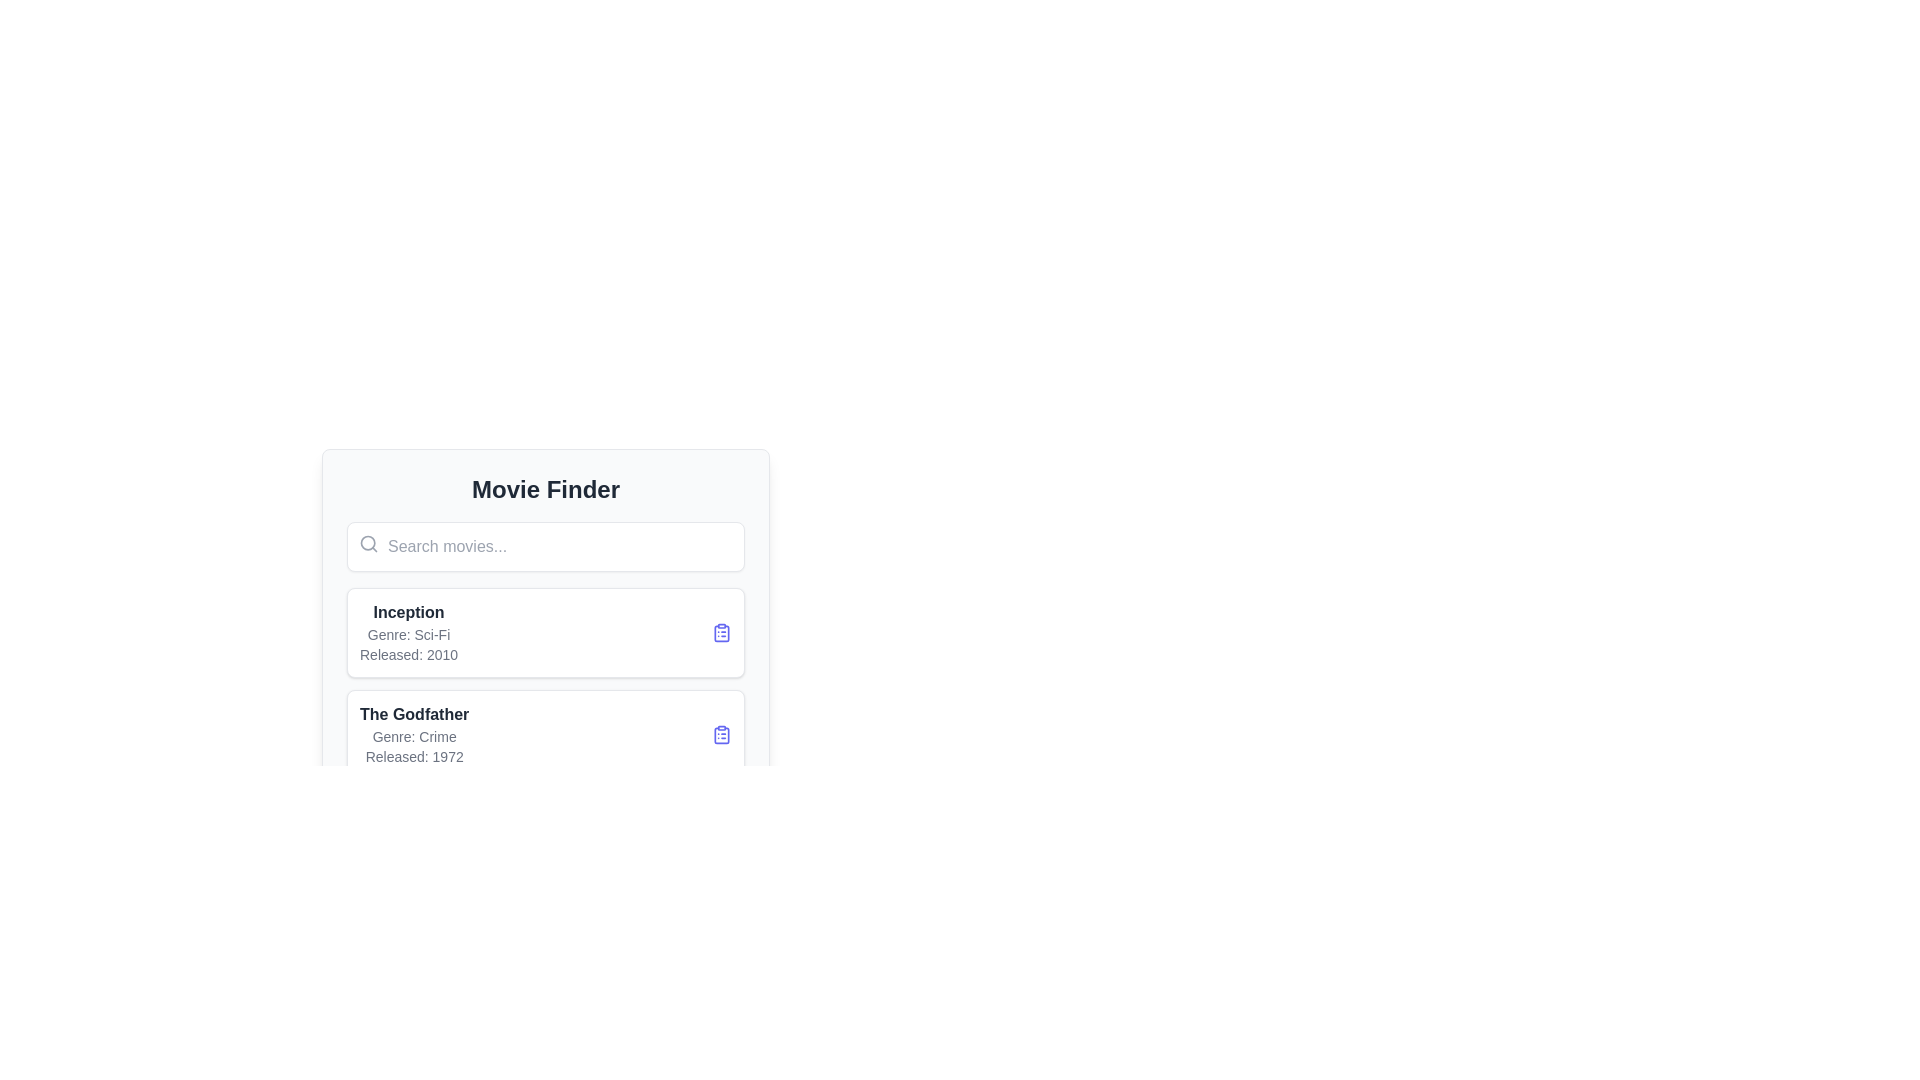 The height and width of the screenshot is (1080, 1920). Describe the element at coordinates (413, 735) in the screenshot. I see `the information display block presenting details about the movie 'The Godfather' located in the 'Movie Finder' section` at that location.